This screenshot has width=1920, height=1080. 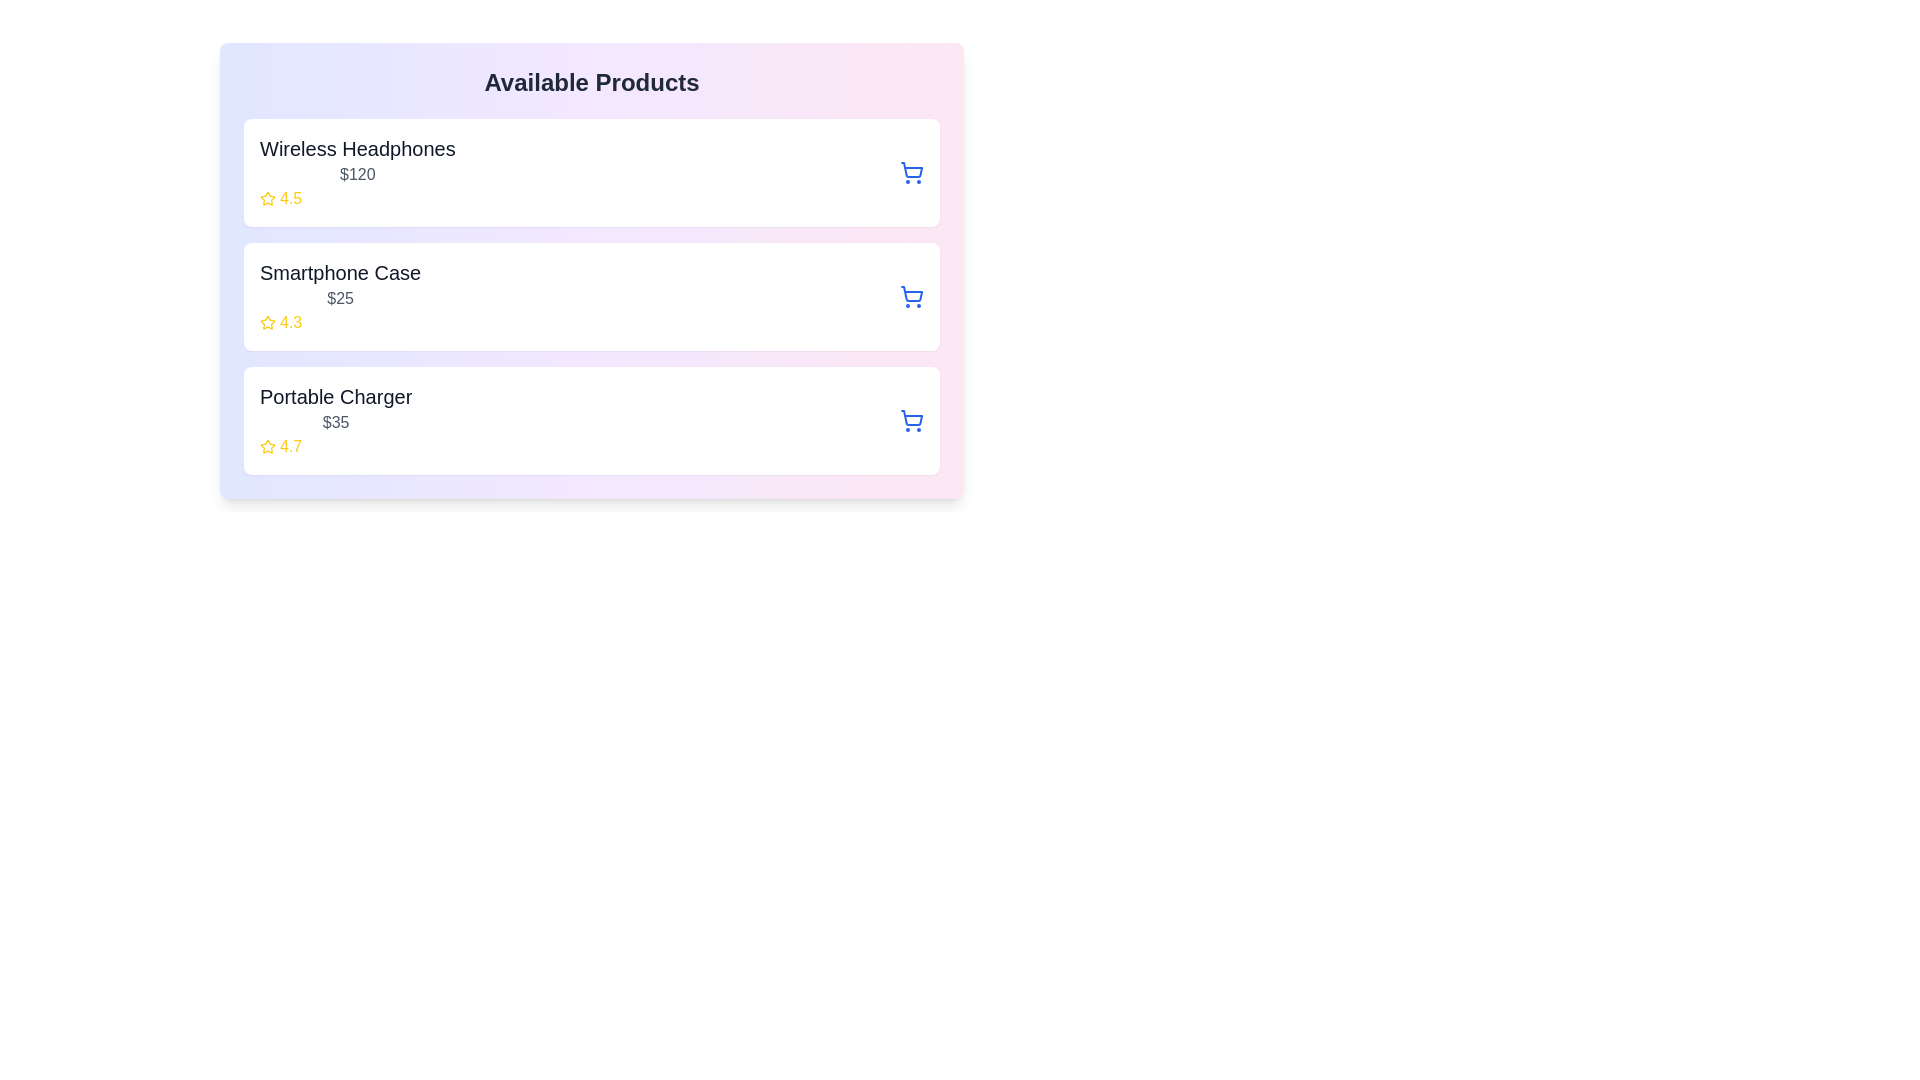 I want to click on cart button for the product Portable Charger, so click(x=911, y=419).